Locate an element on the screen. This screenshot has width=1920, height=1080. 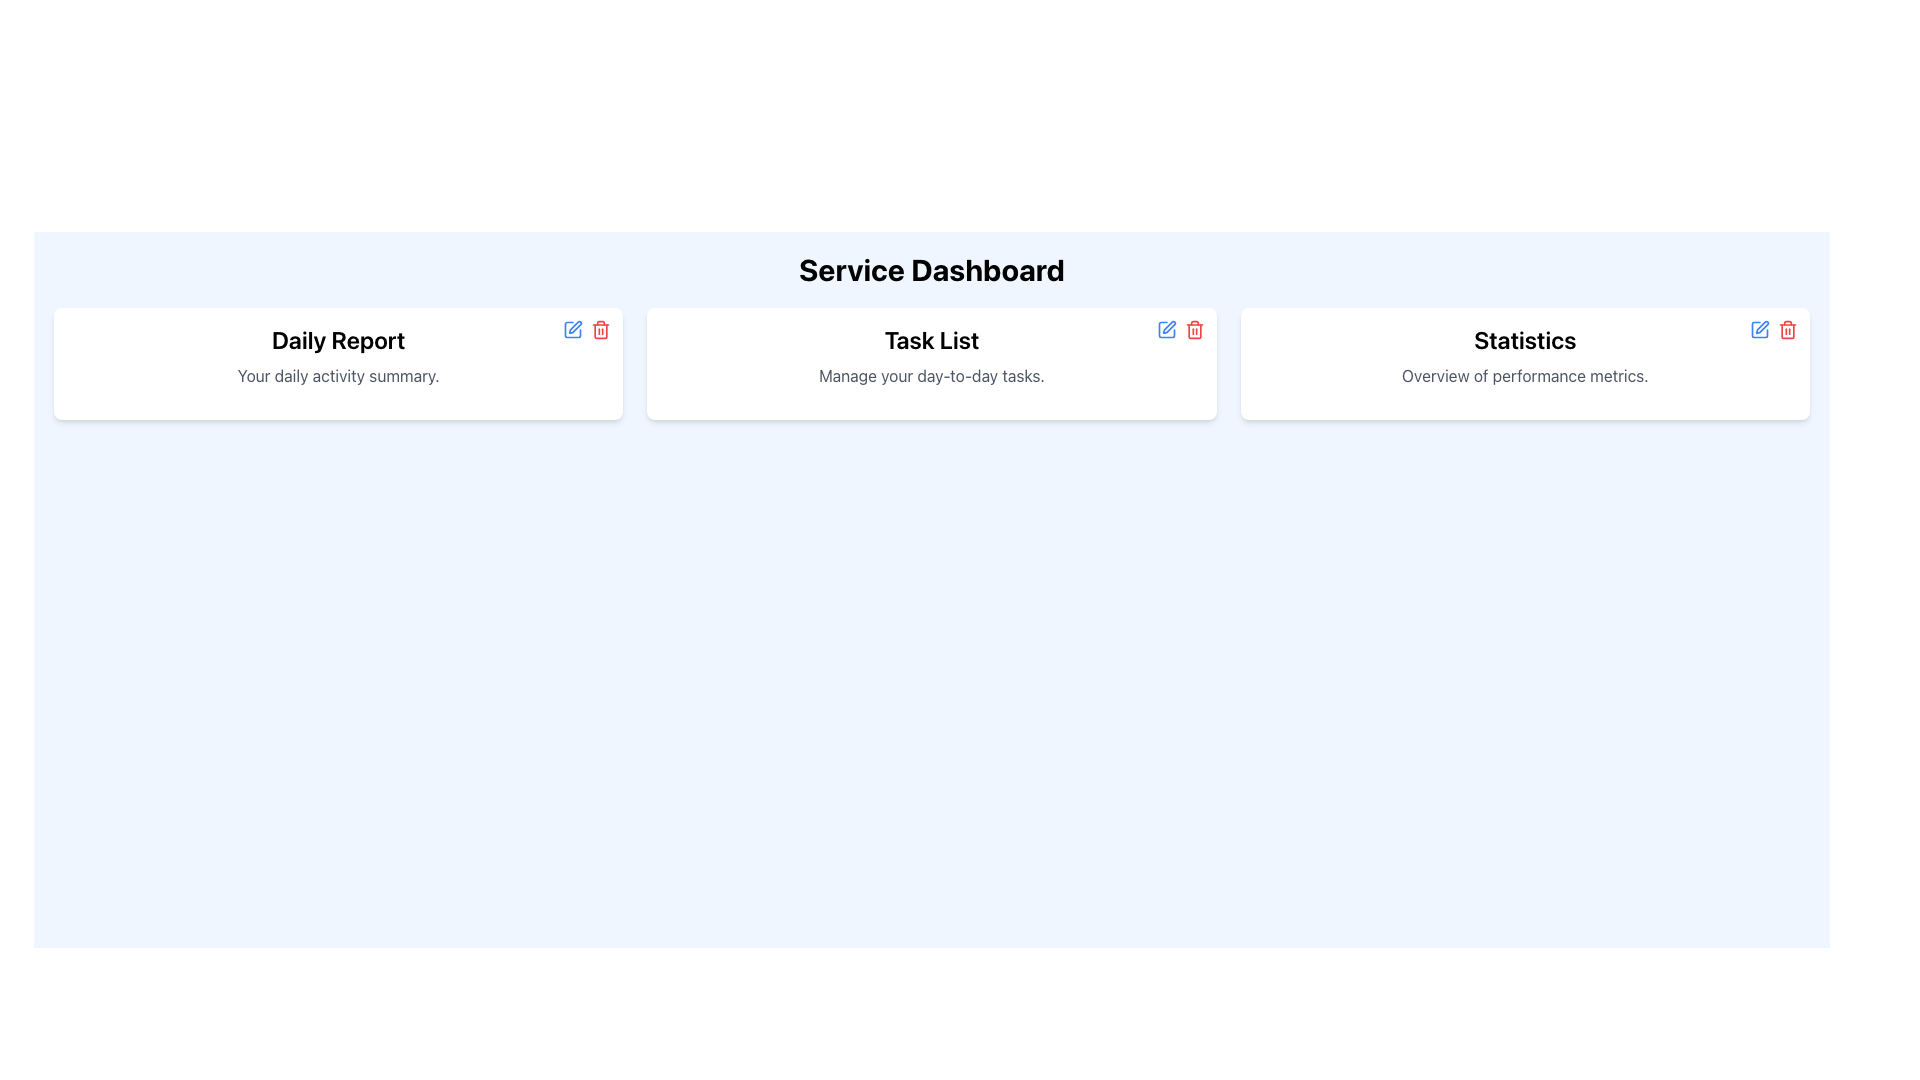
the descriptive Text Label below the 'Daily Report' heading in the leftmost card is located at coordinates (338, 375).